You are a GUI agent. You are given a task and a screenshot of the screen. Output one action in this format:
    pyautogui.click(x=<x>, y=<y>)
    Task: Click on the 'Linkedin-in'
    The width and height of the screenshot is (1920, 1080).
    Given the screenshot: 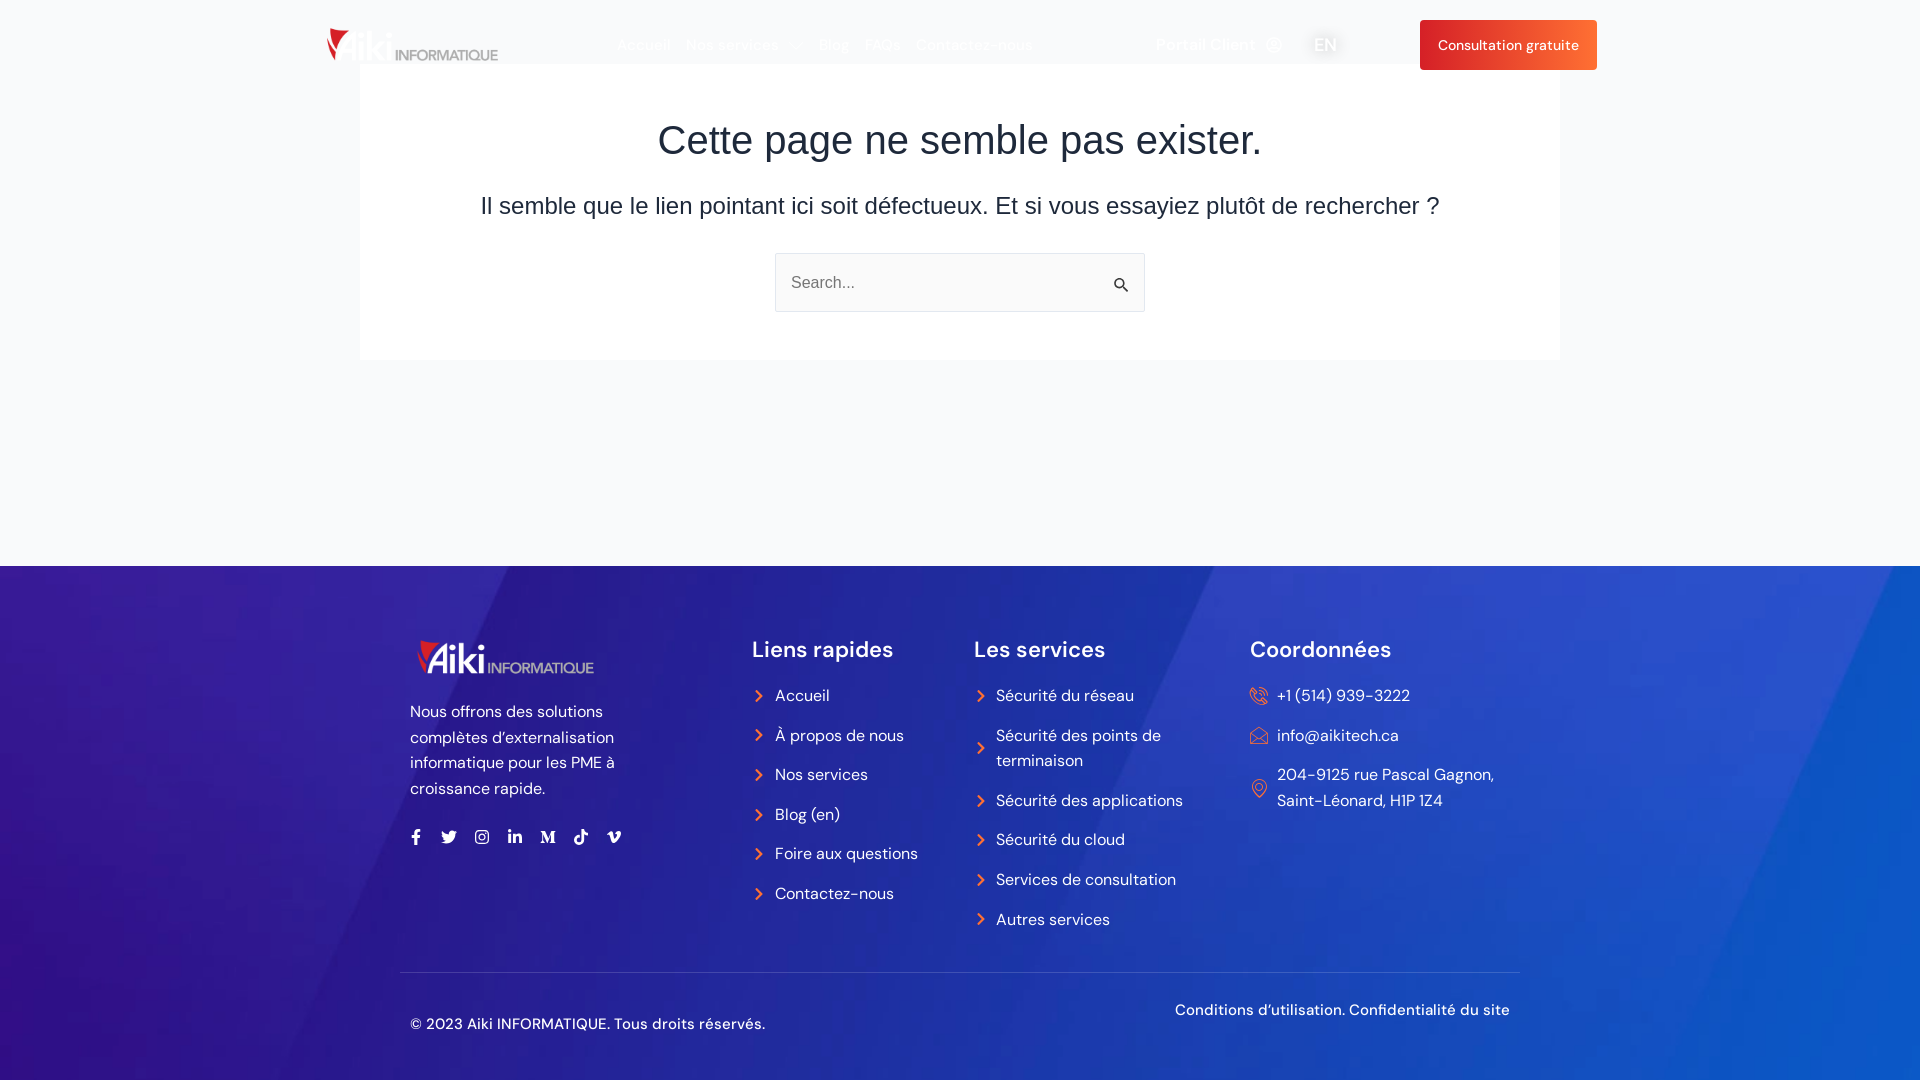 What is the action you would take?
    pyautogui.click(x=514, y=837)
    